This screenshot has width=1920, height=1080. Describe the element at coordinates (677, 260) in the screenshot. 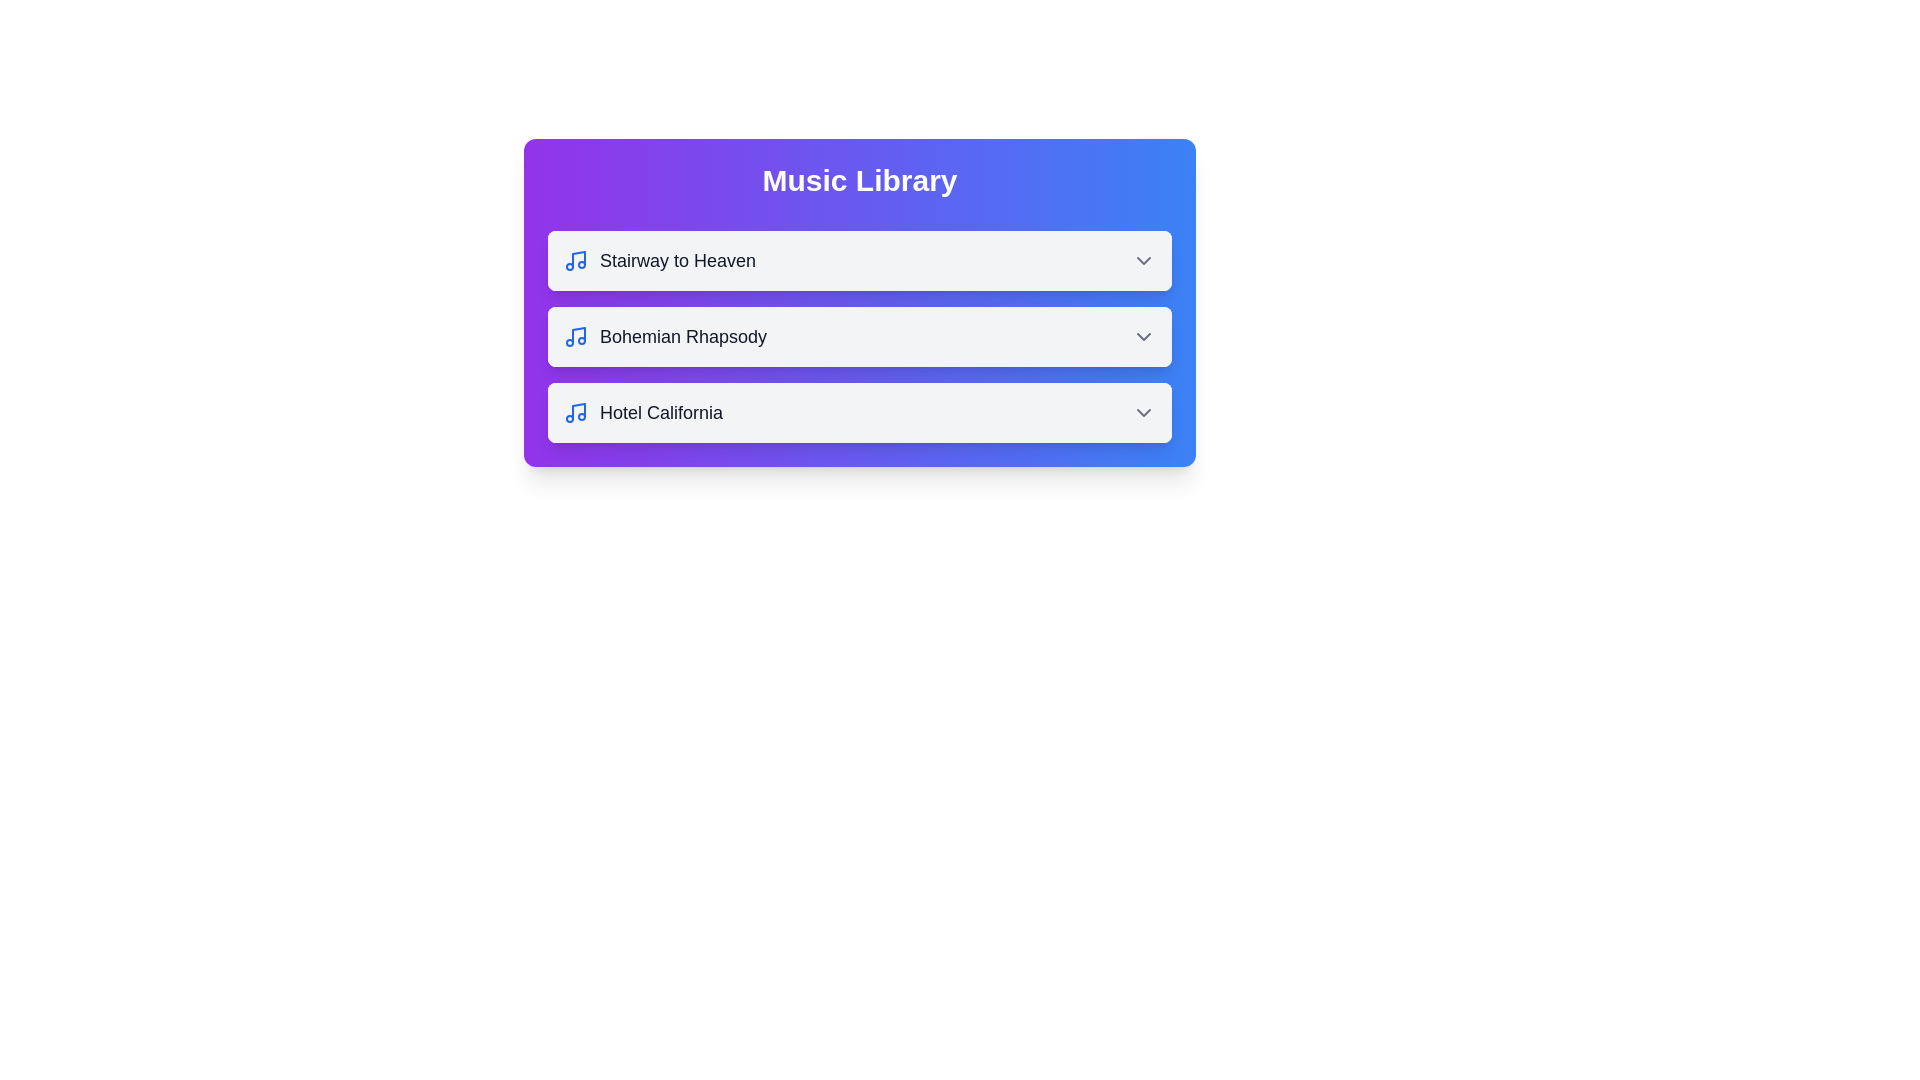

I see `the Text Label displaying 'Stairway to Heaven' in the Music Library section, which is located next to a blue musical note icon` at that location.